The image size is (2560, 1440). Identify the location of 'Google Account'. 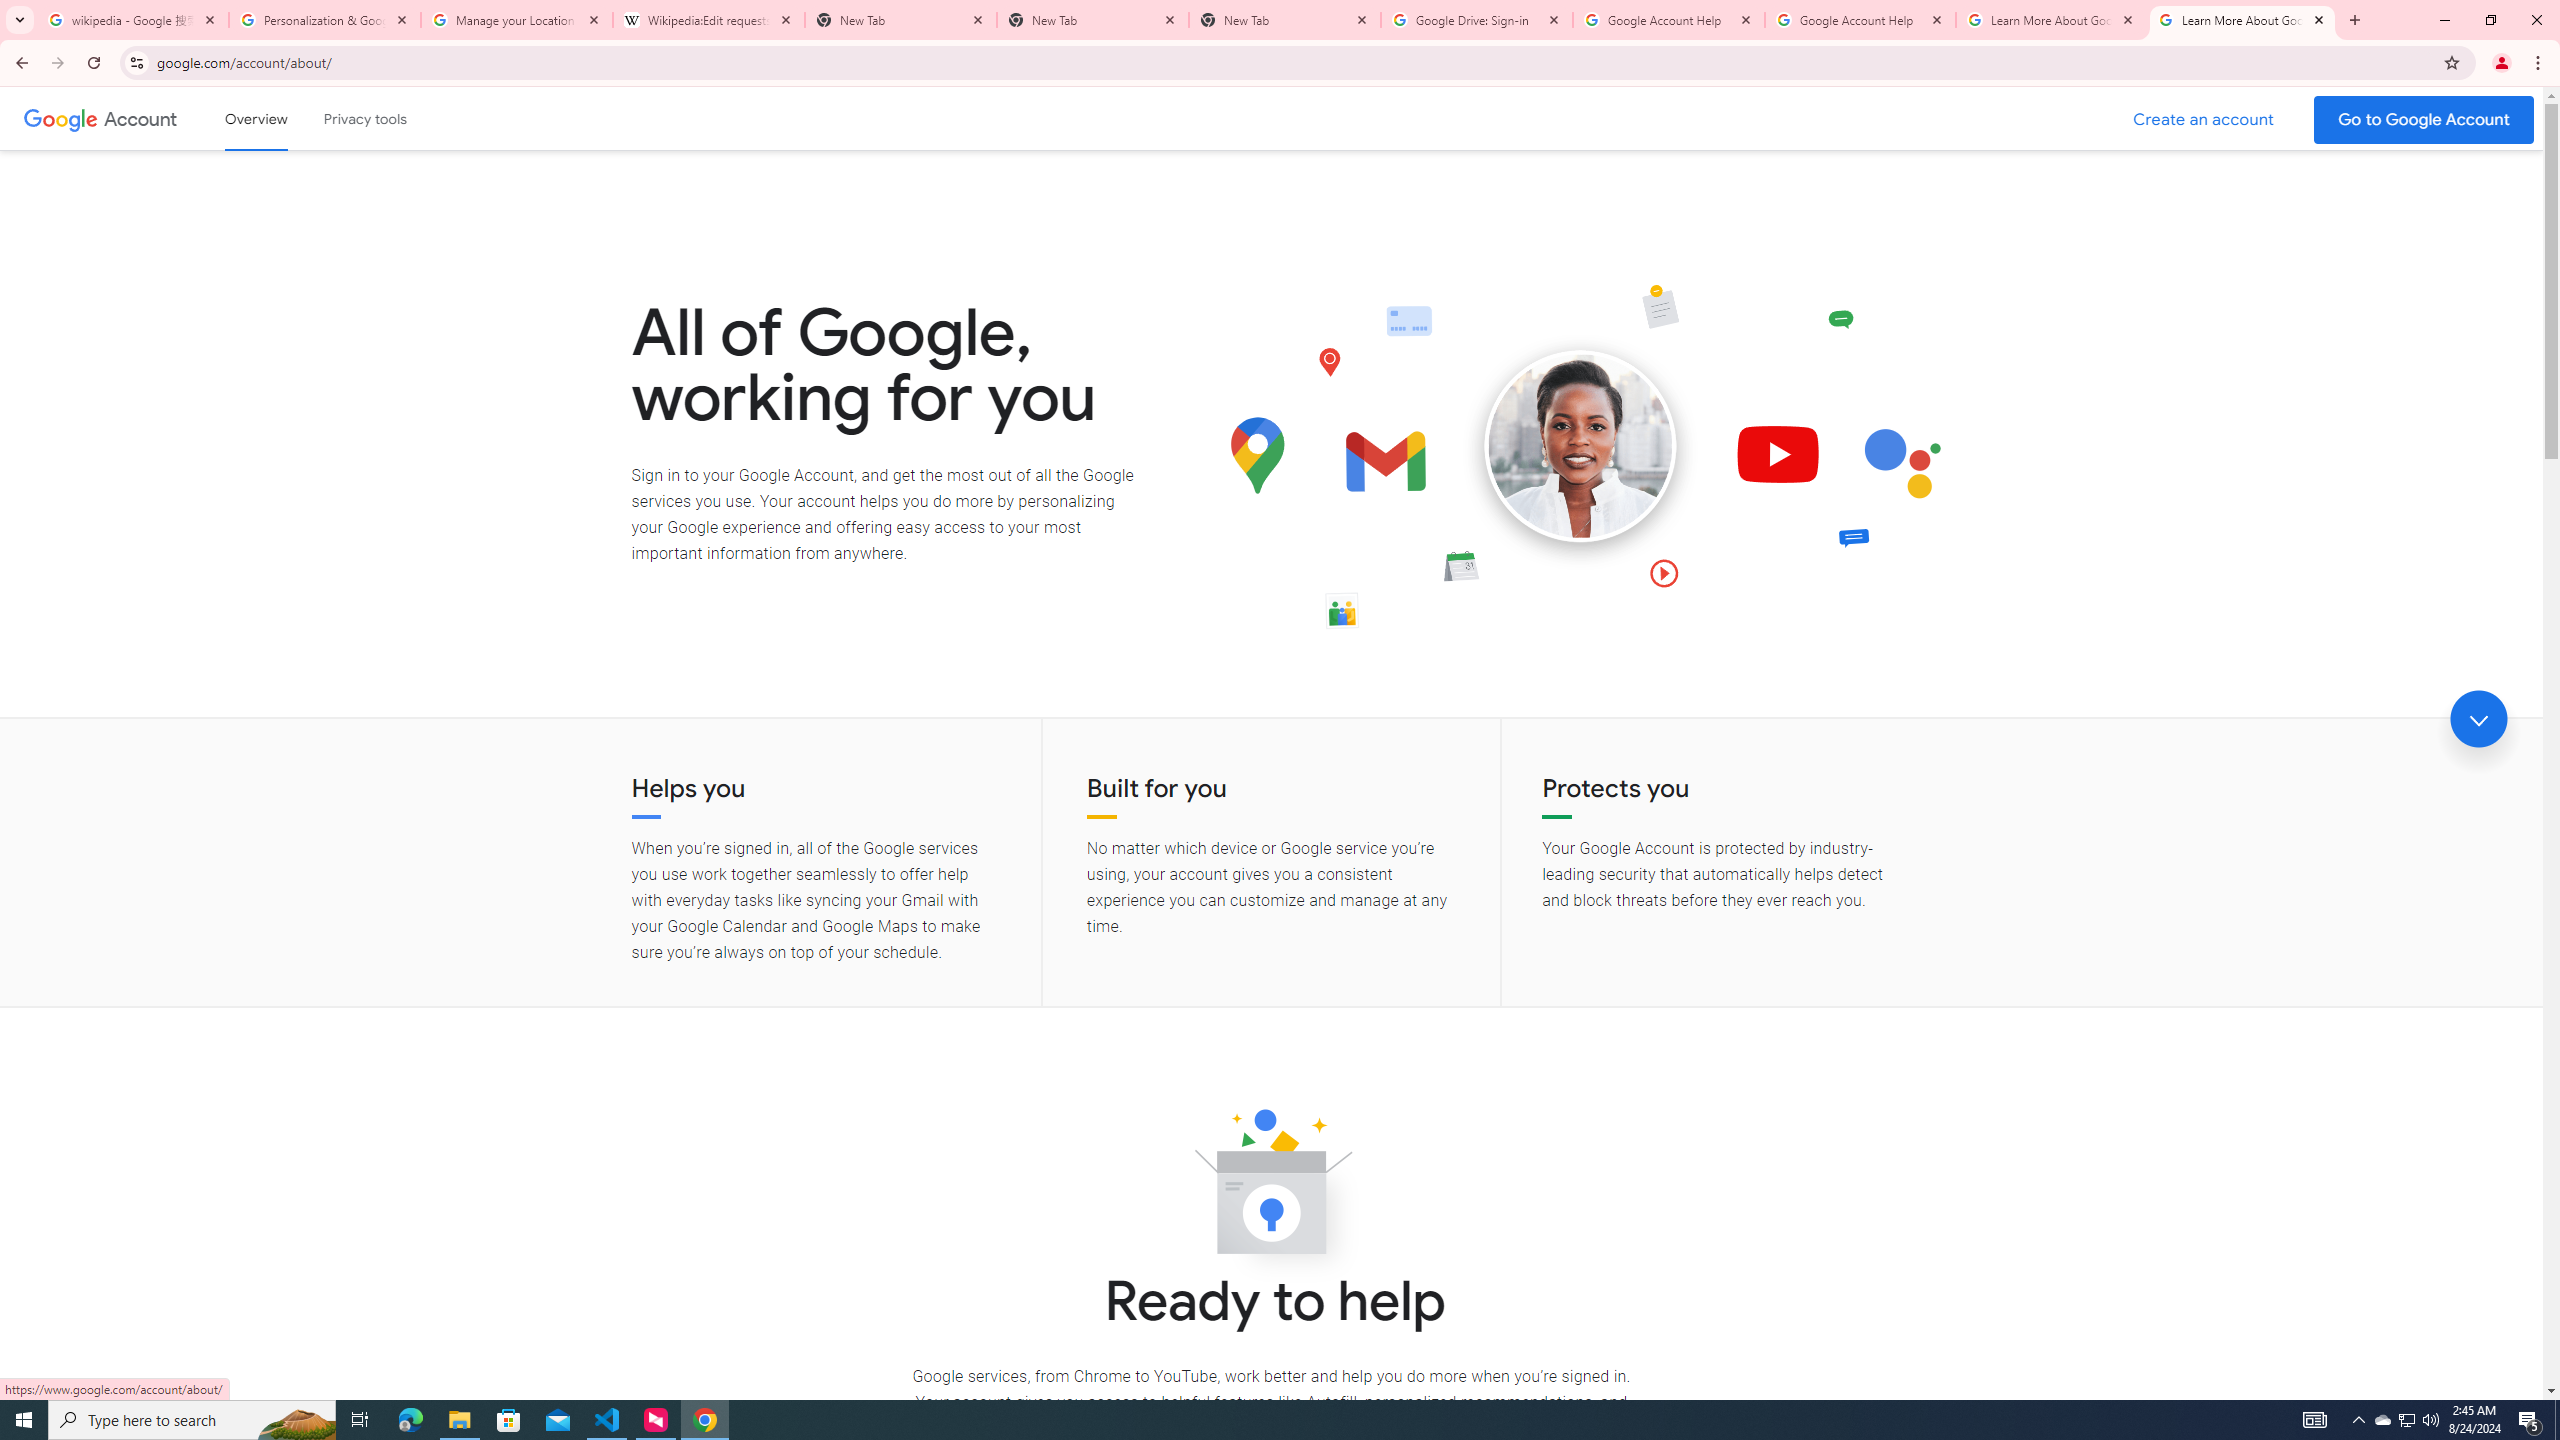
(142, 118).